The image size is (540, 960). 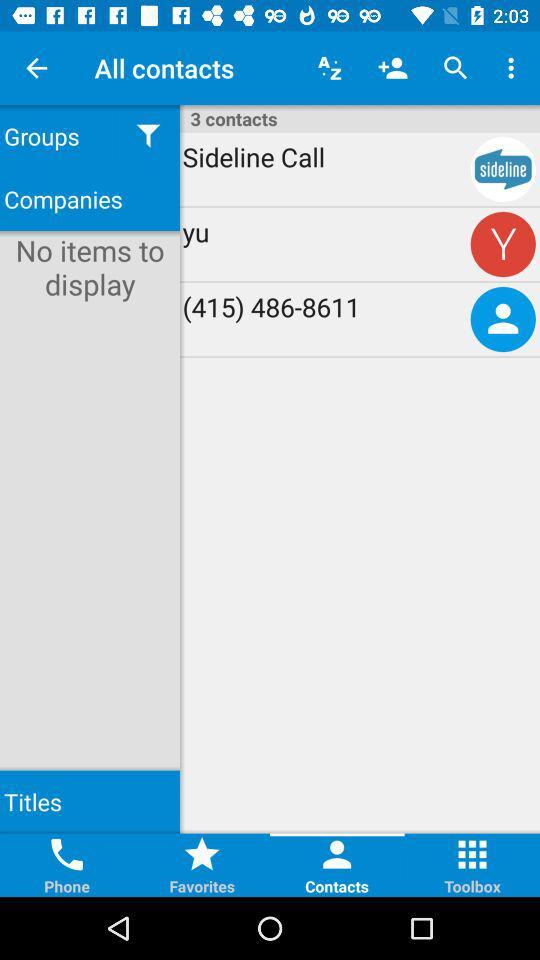 What do you see at coordinates (89, 802) in the screenshot?
I see `titles item` at bounding box center [89, 802].